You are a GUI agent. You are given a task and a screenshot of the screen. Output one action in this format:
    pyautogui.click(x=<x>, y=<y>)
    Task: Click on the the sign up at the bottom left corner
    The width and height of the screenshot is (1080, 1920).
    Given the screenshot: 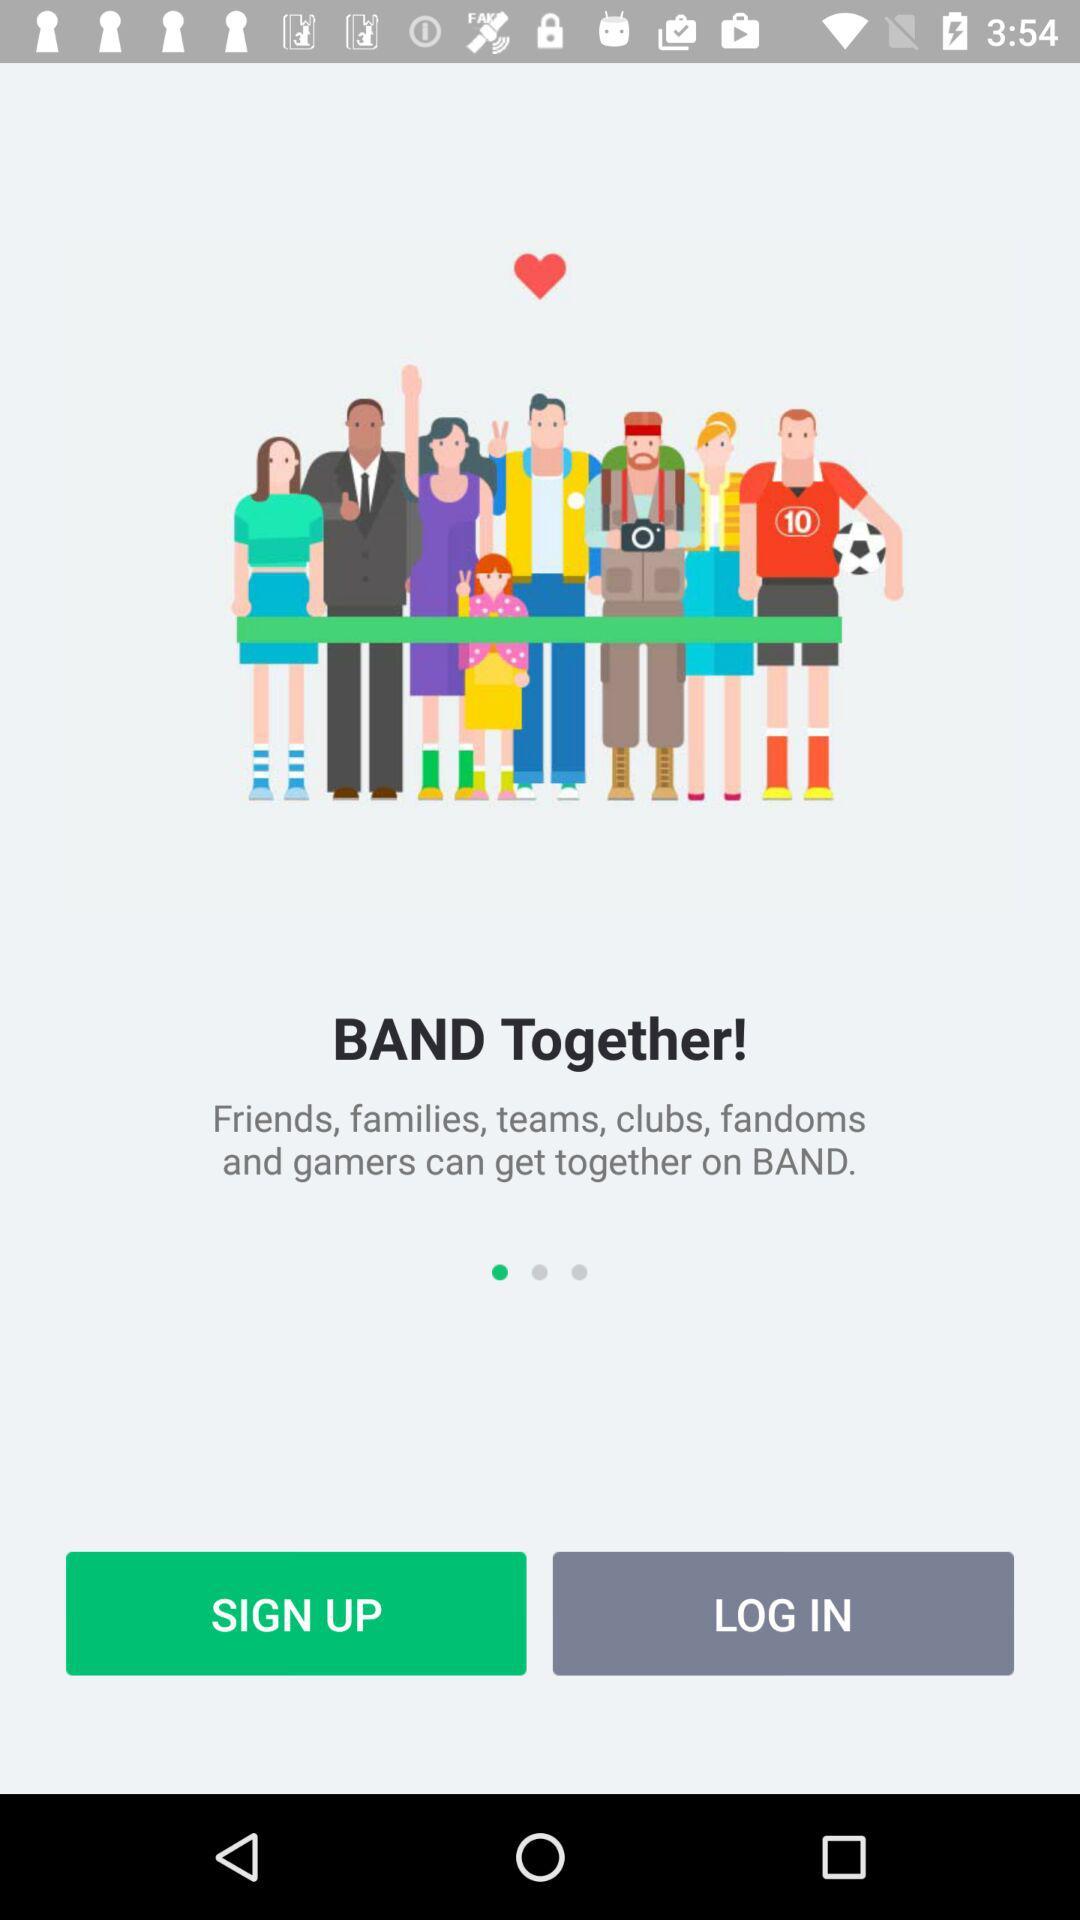 What is the action you would take?
    pyautogui.click(x=296, y=1613)
    